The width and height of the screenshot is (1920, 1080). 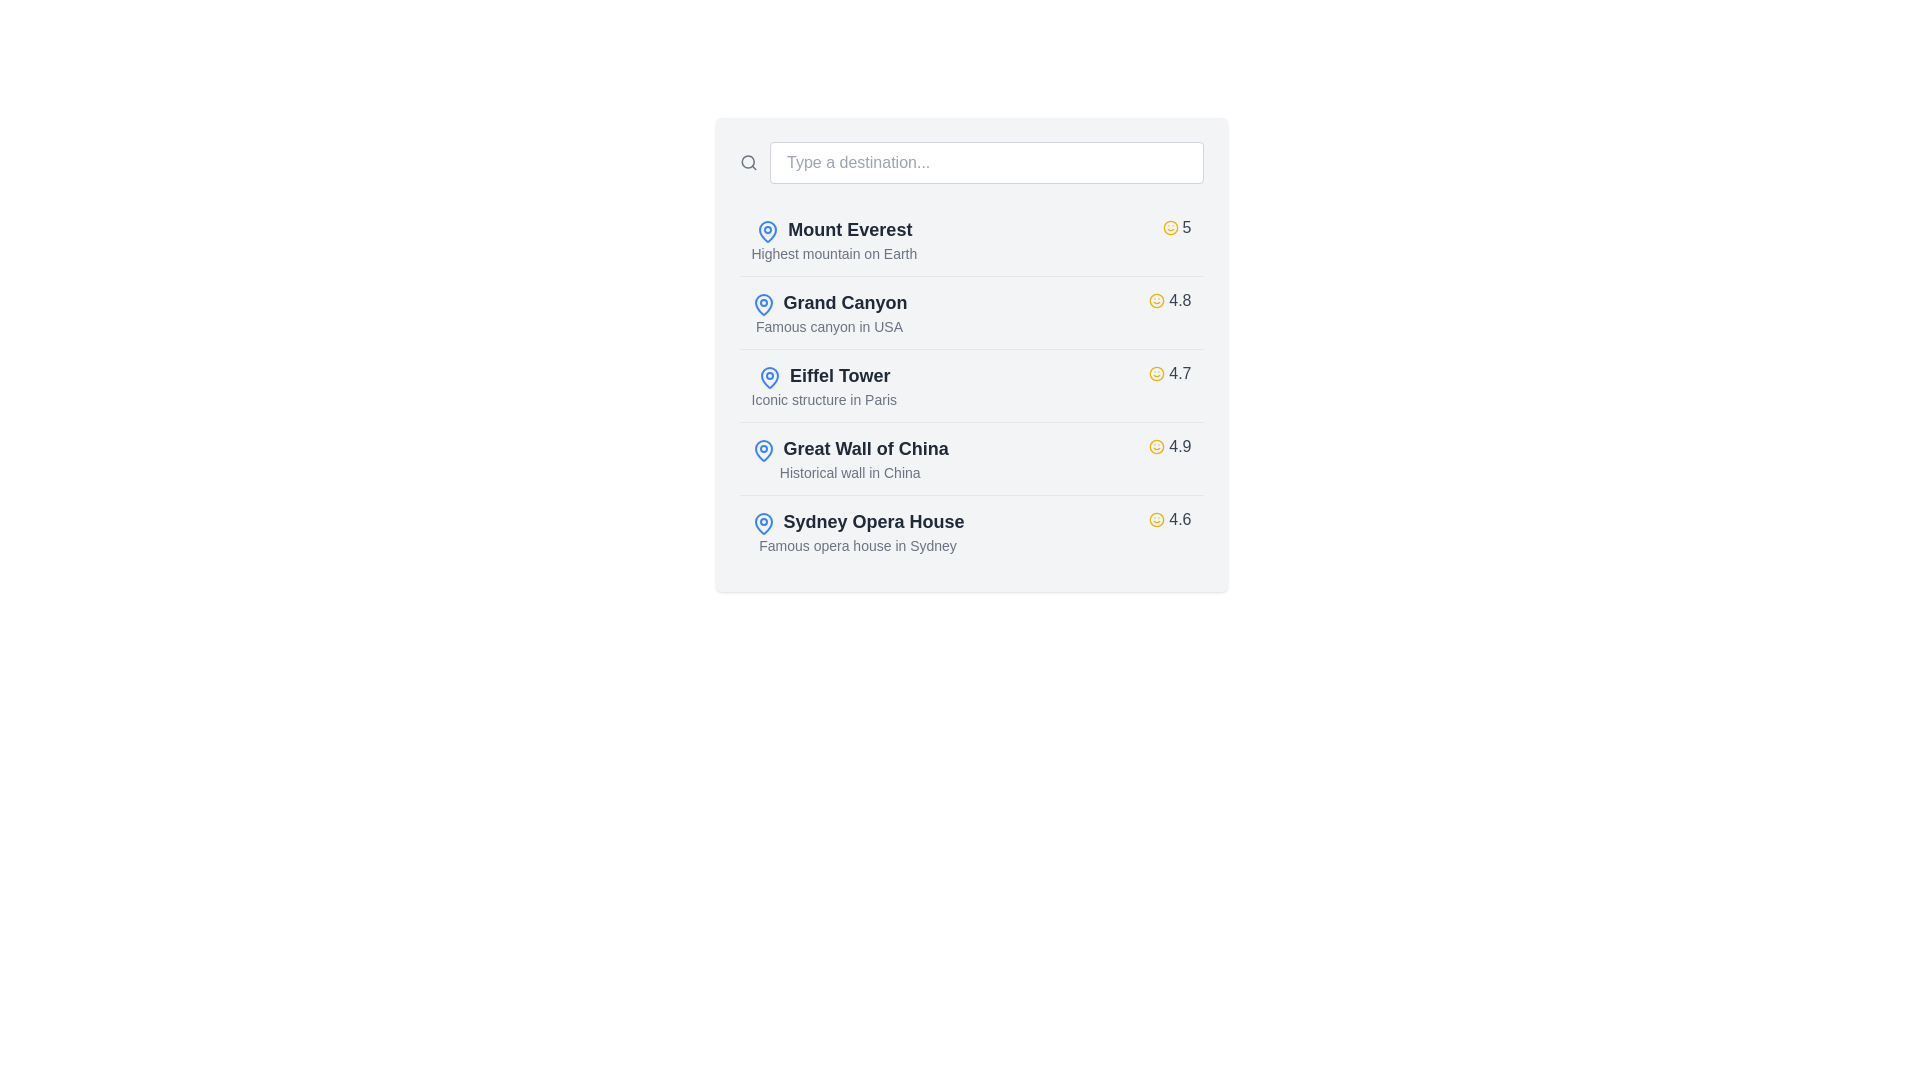 I want to click on the icon indicating the location for 'Sydney Opera House' in the list of destinations, so click(x=762, y=522).